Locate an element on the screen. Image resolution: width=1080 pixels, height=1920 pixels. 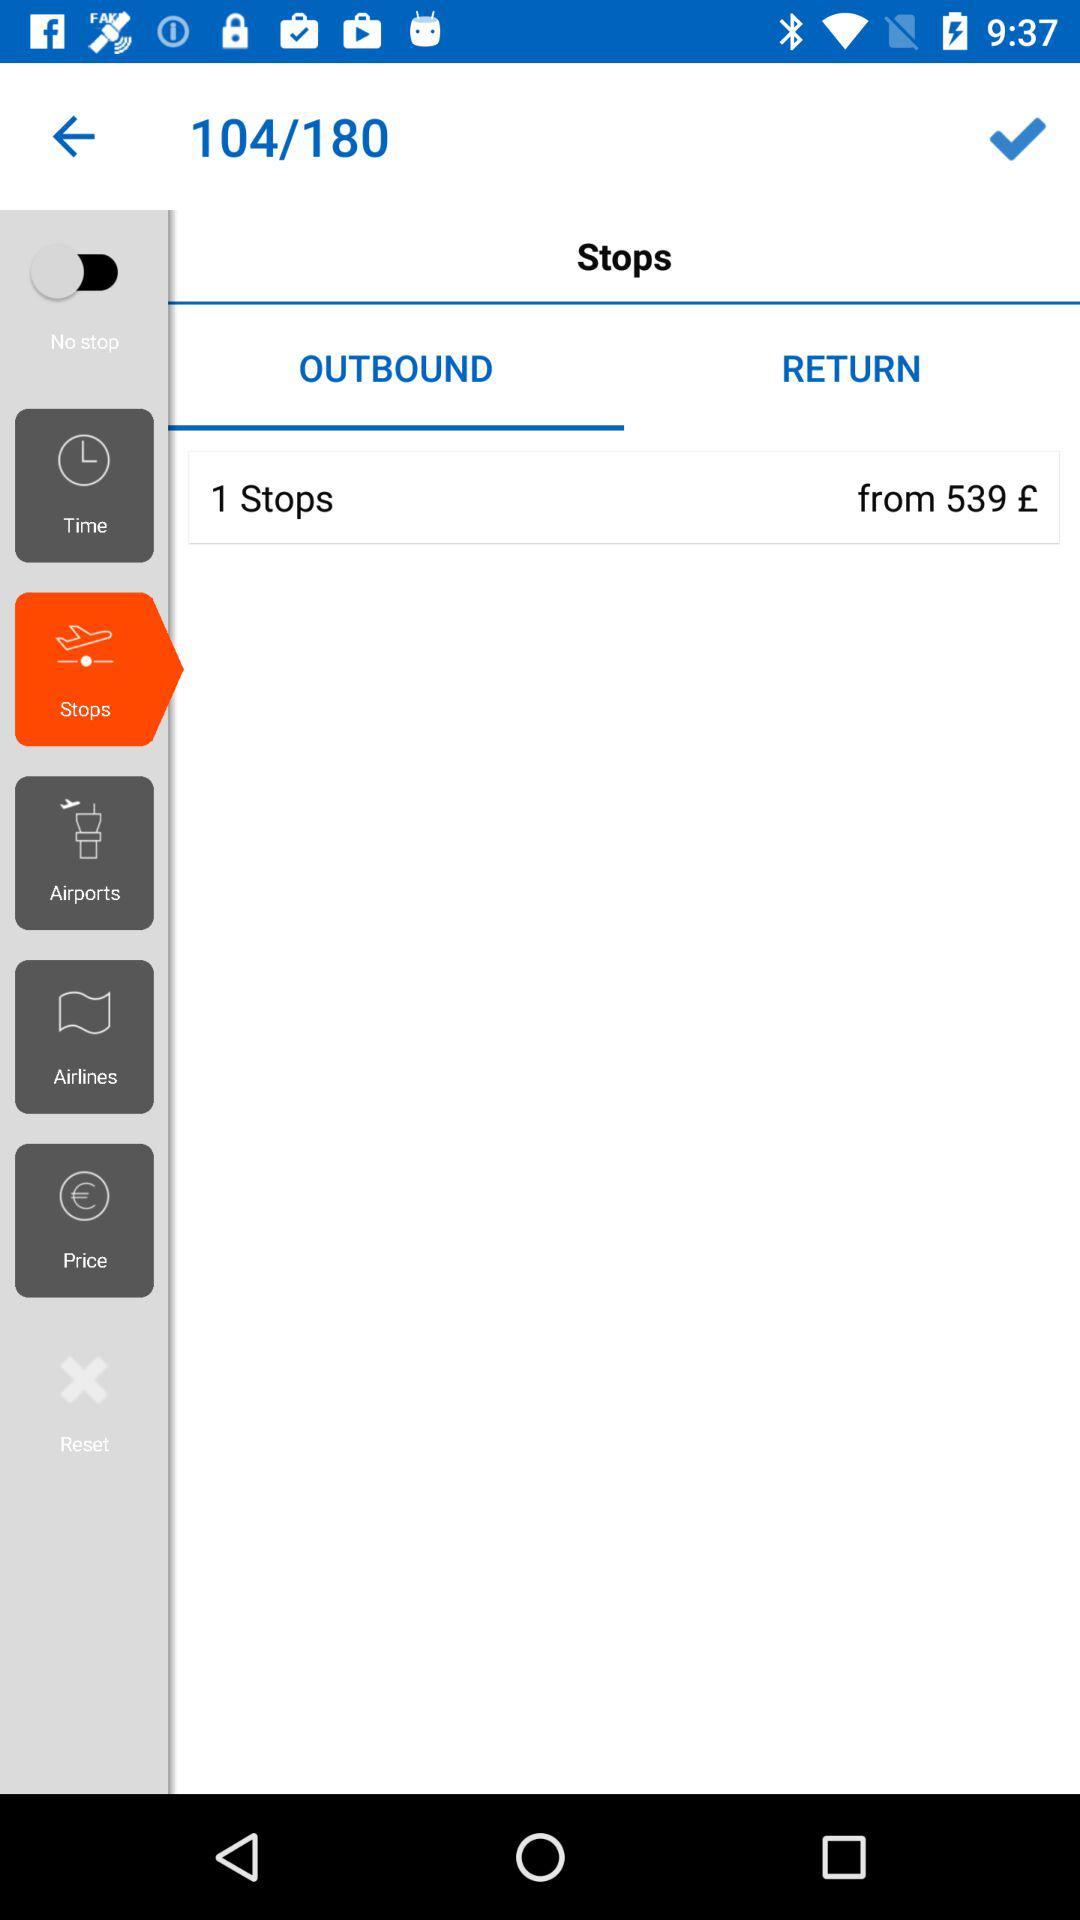
the item to the left of stops is located at coordinates (83, 270).